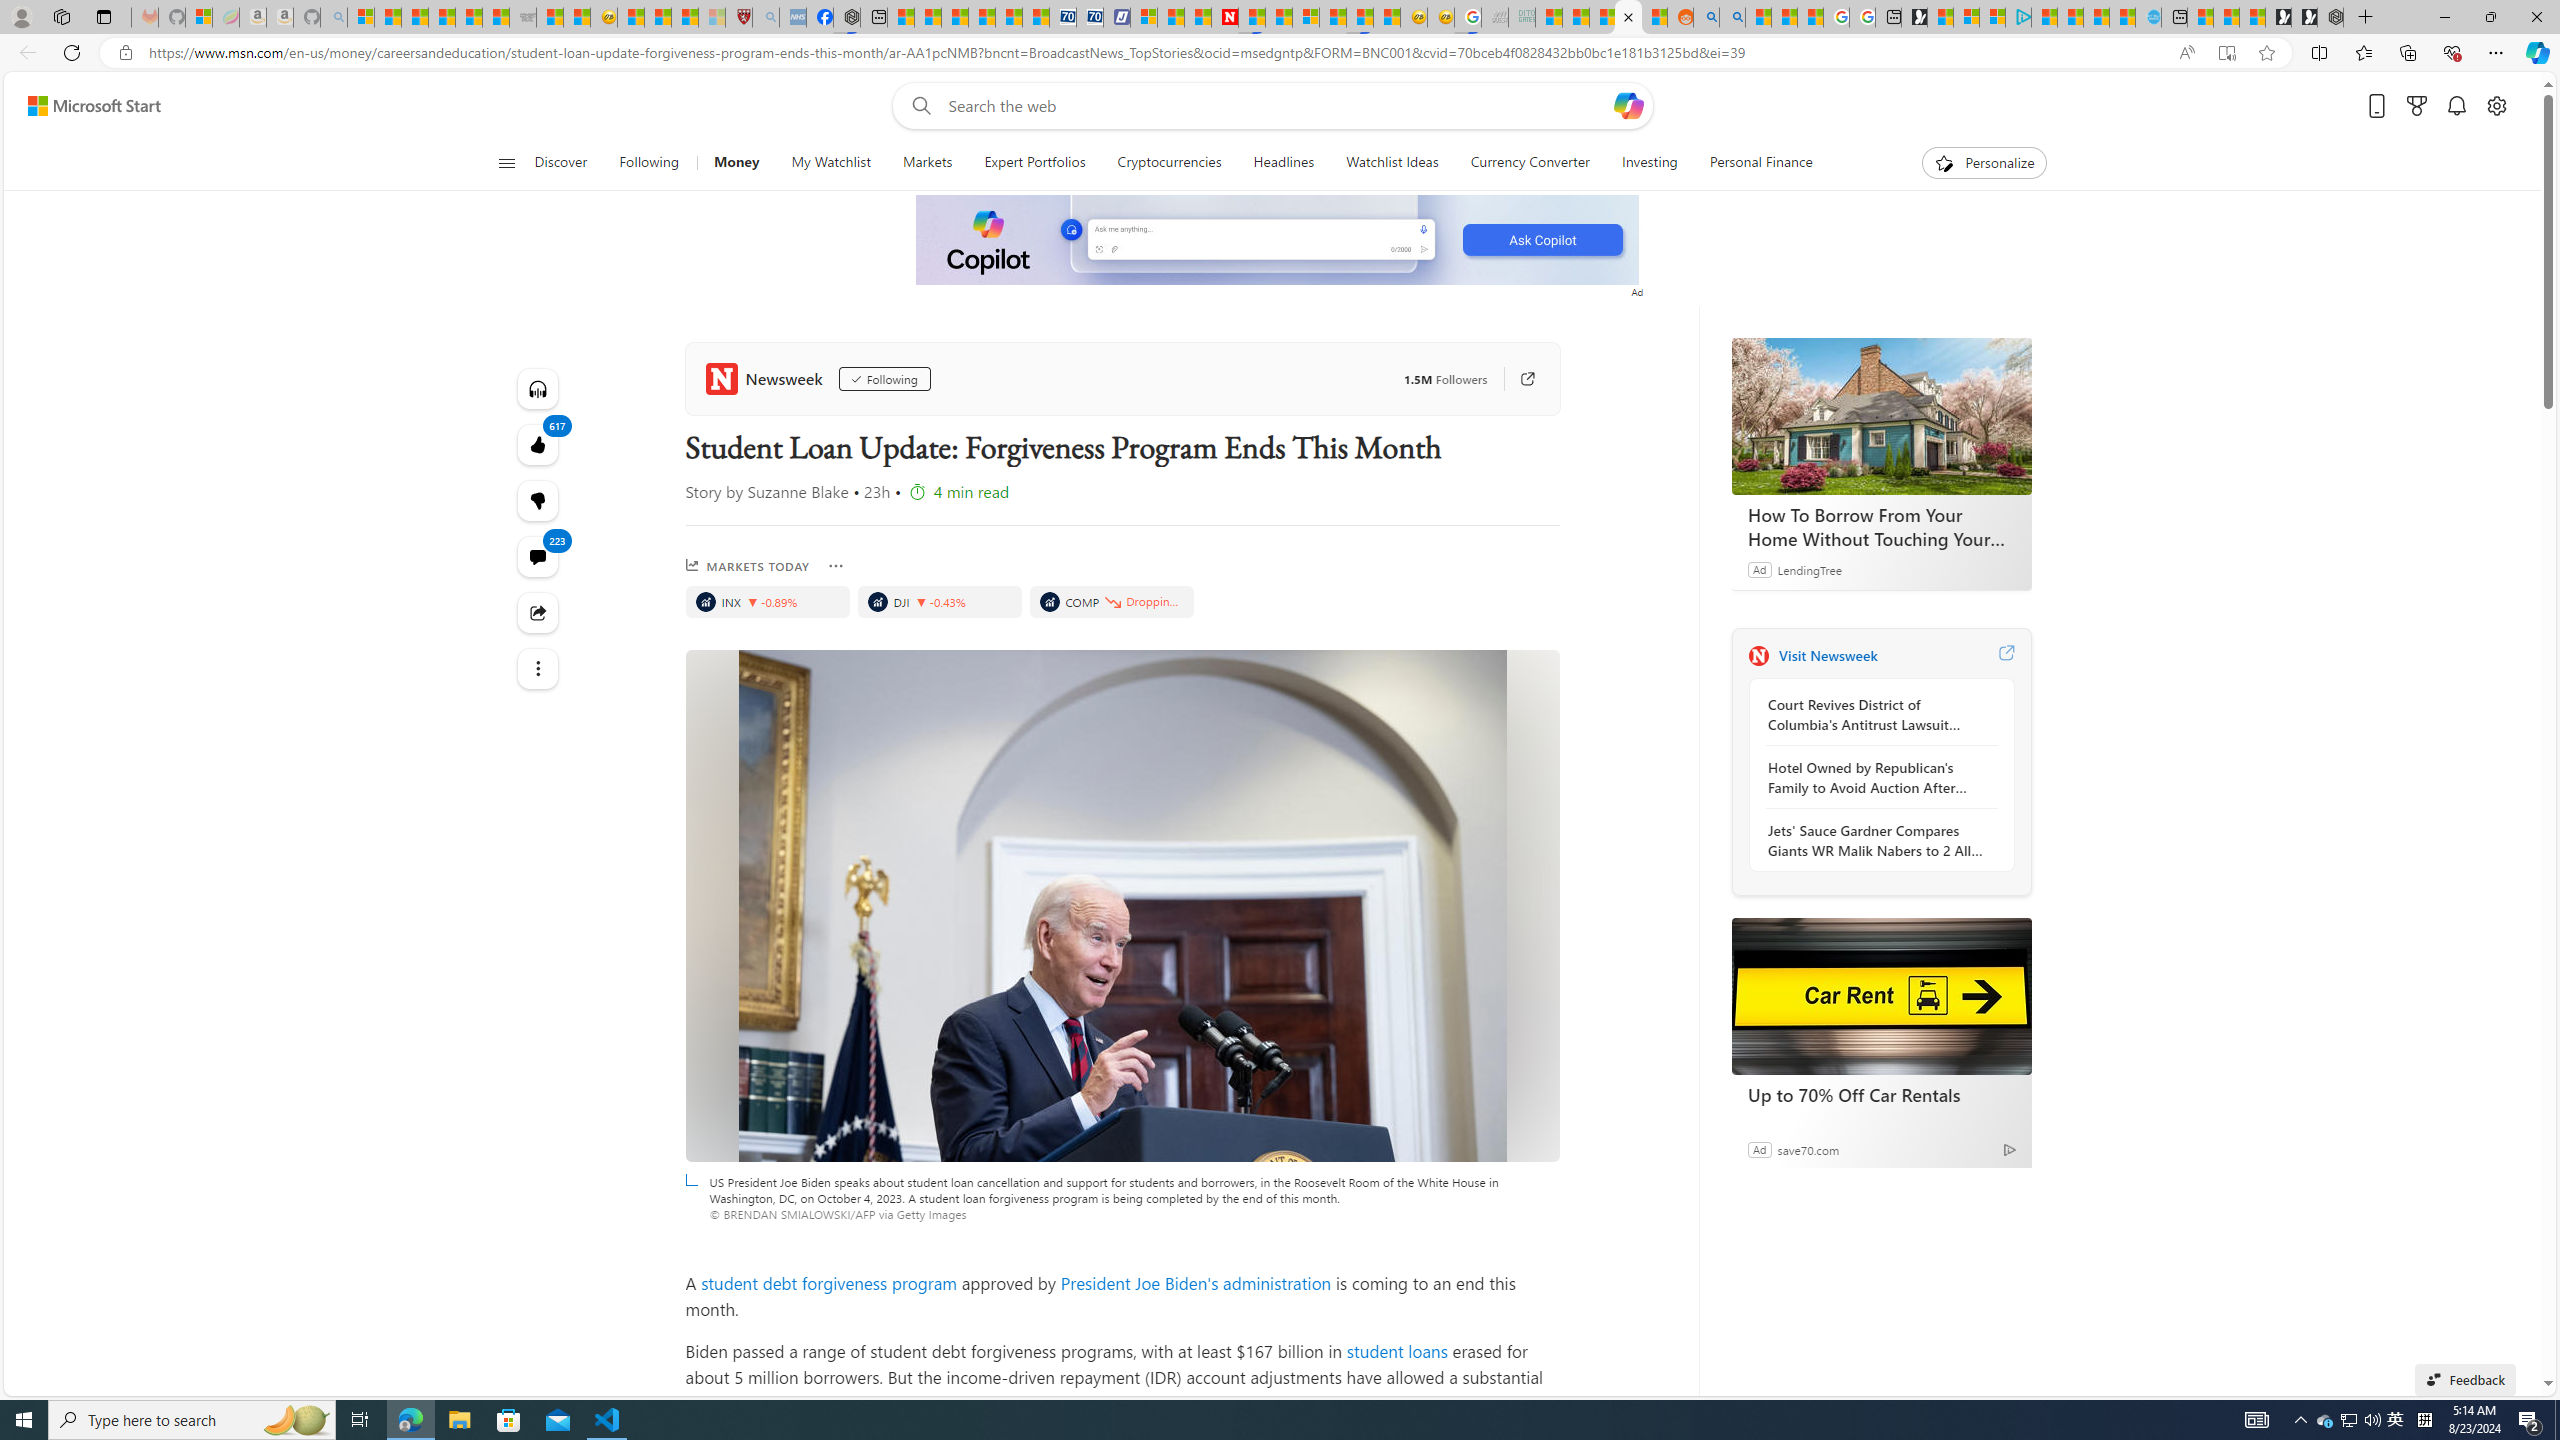 The image size is (2560, 1440). What do you see at coordinates (835, 566) in the screenshot?
I see `'More Options'` at bounding box center [835, 566].